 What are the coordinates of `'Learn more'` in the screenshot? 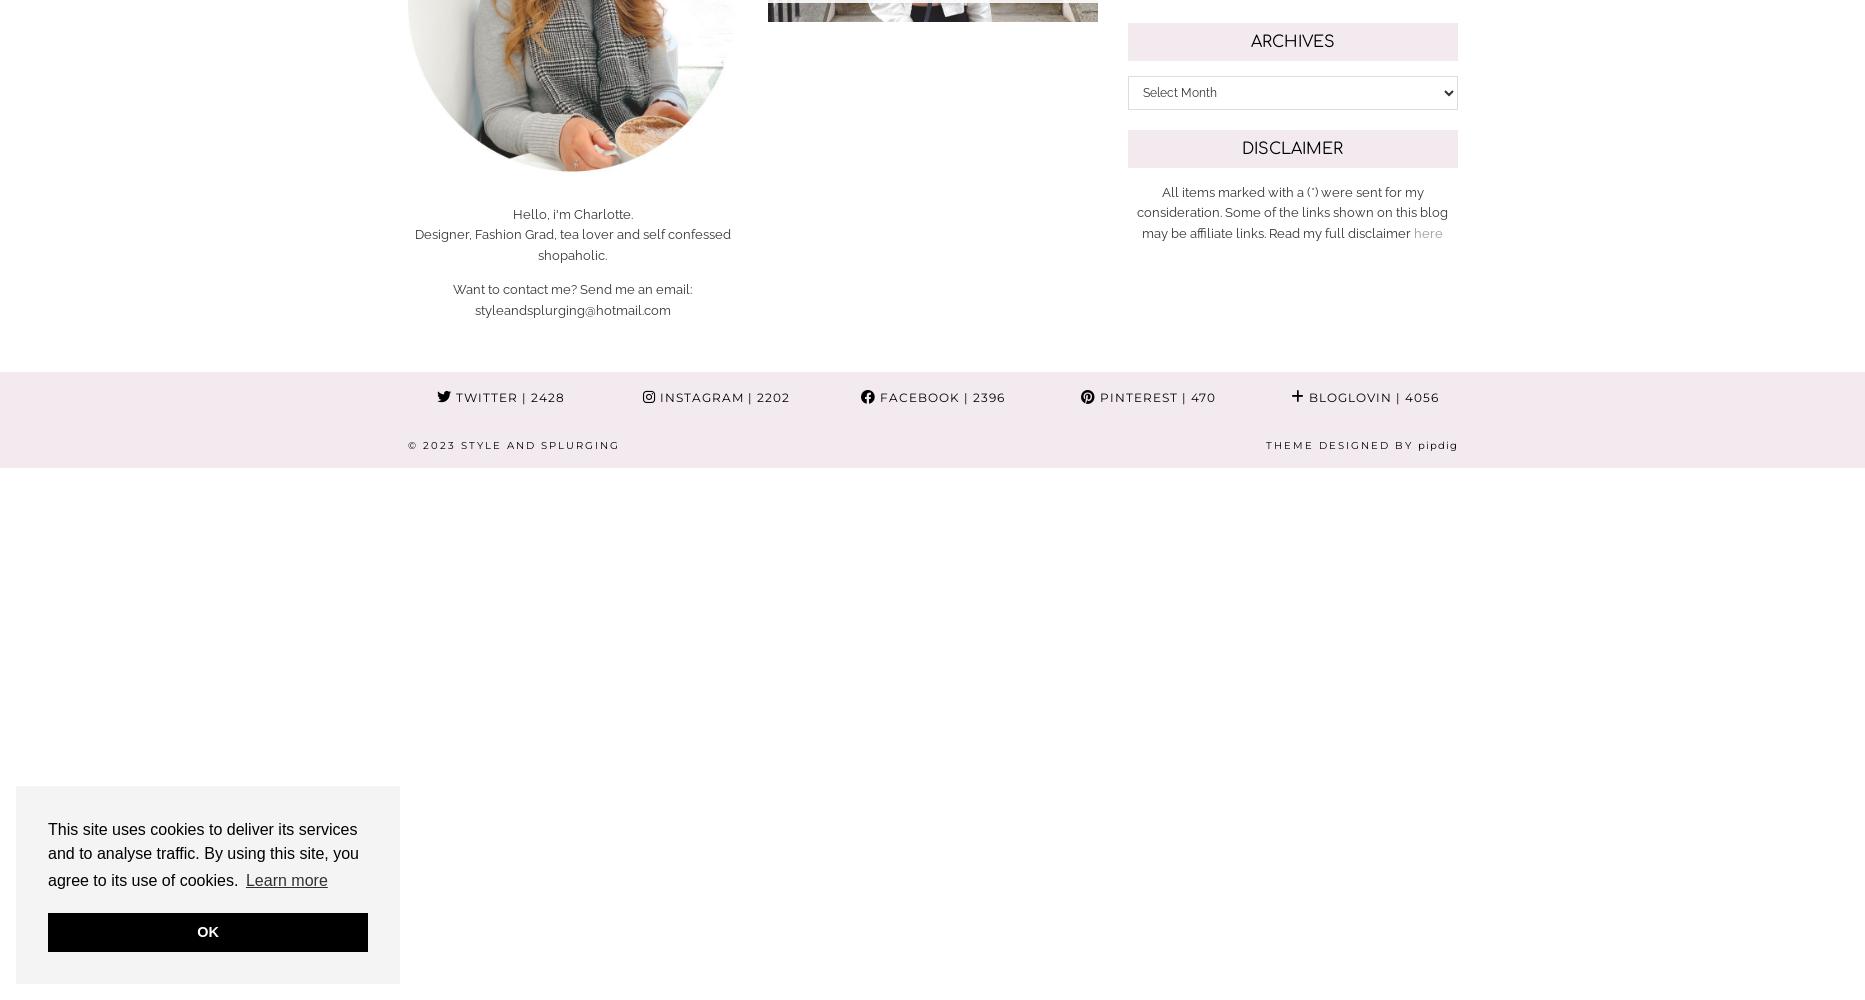 It's located at (245, 880).